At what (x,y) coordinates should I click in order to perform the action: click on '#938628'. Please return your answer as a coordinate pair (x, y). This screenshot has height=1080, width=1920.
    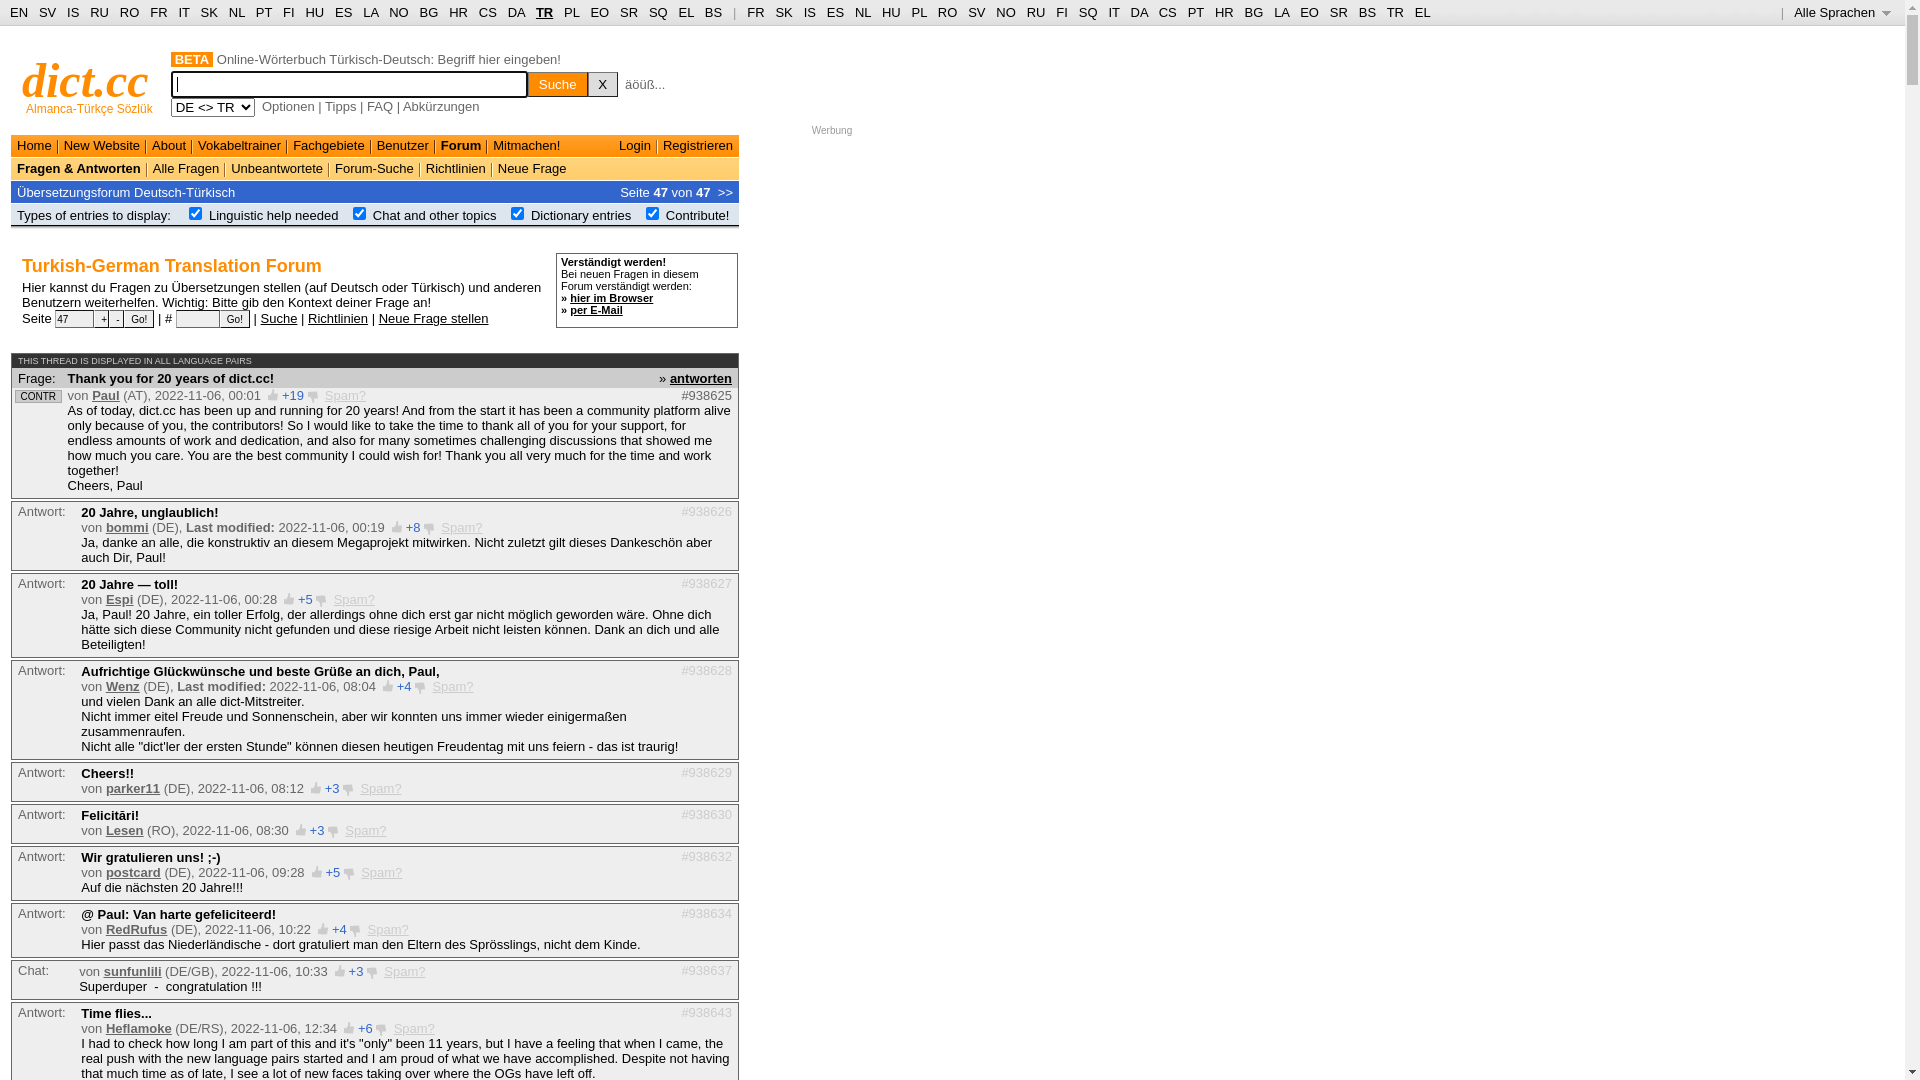
    Looking at the image, I should click on (706, 669).